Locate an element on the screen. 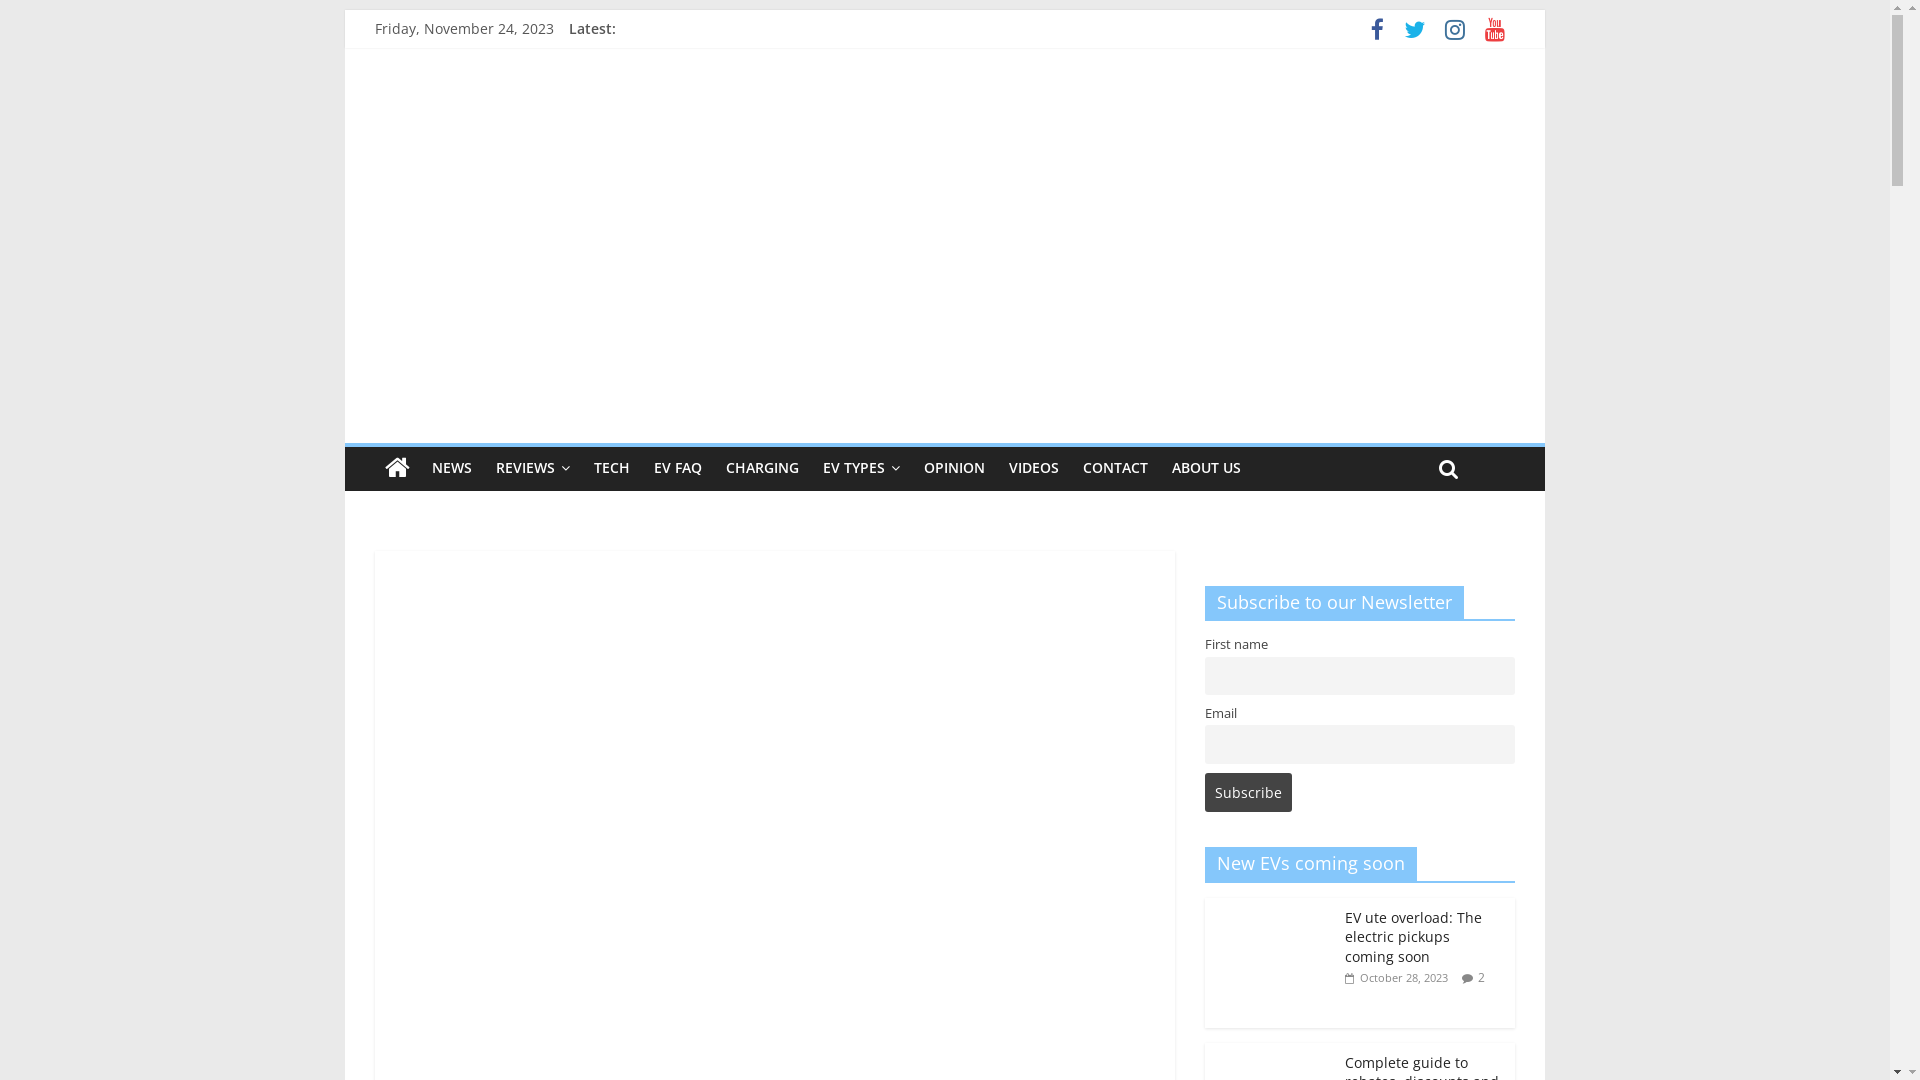  'NEWS' is located at coordinates (419, 467).